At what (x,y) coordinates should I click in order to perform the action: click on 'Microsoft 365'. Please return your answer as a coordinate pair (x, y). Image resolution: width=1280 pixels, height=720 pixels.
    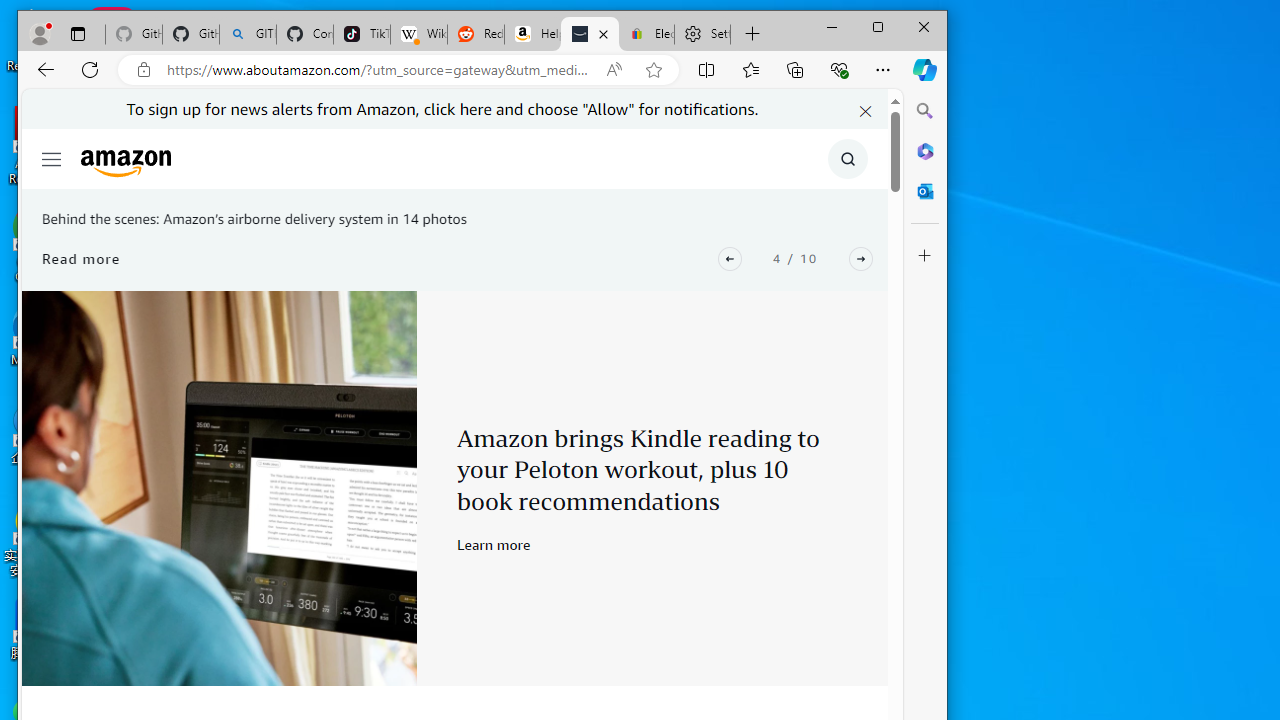
    Looking at the image, I should click on (924, 150).